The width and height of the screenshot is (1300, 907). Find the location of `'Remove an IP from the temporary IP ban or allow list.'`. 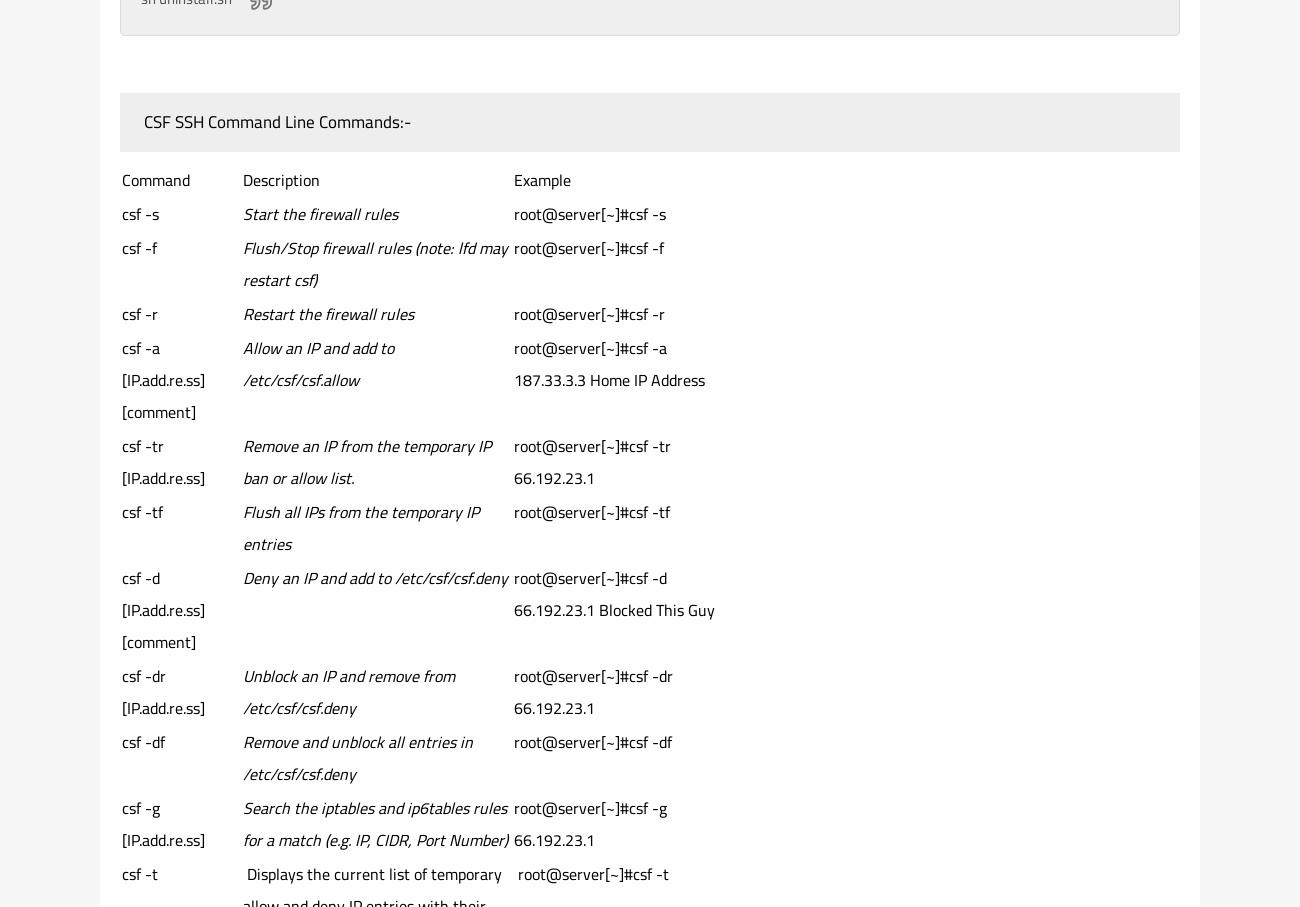

'Remove an IP from the temporary IP ban or allow list.' is located at coordinates (364, 462).